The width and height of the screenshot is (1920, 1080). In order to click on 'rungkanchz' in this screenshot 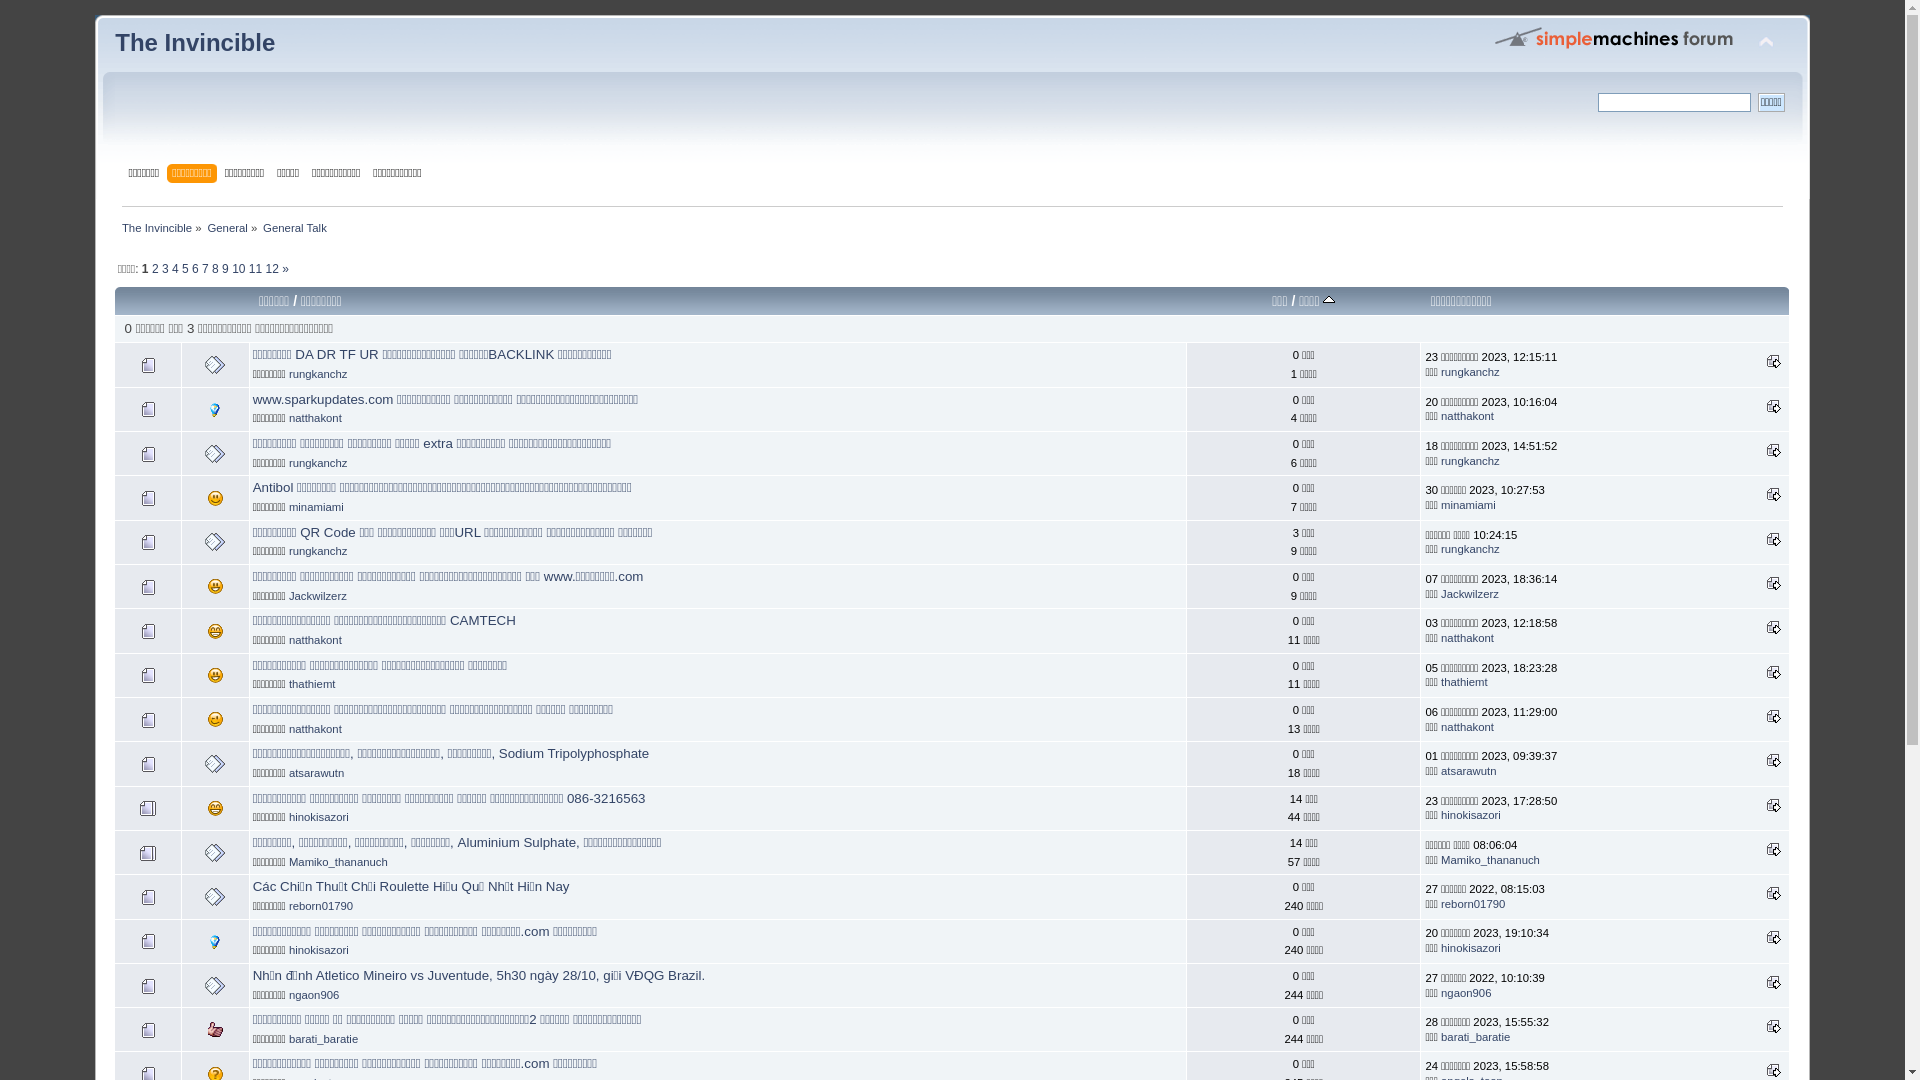, I will do `click(1470, 548)`.